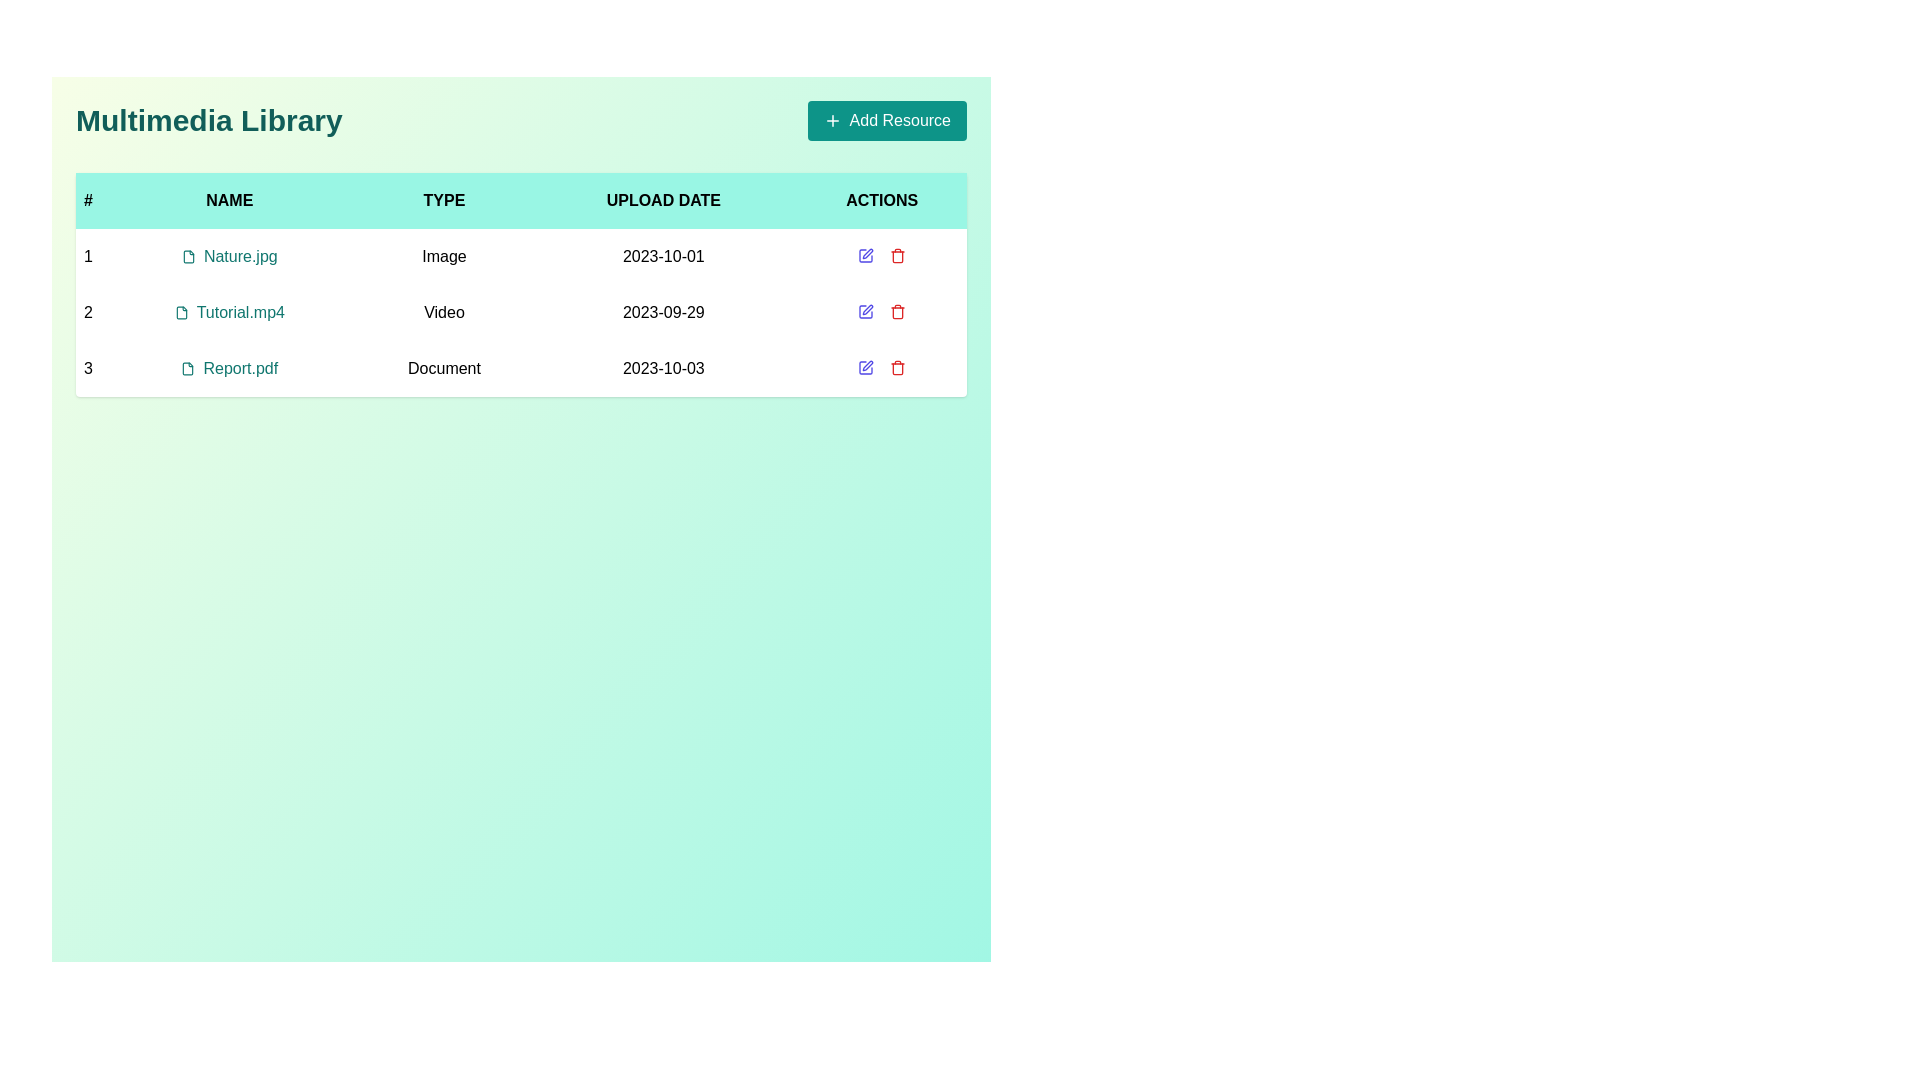 The width and height of the screenshot is (1920, 1080). What do you see at coordinates (443, 256) in the screenshot?
I see `the 'Image' label, which is located in the first row and third column of the media library layout, conveying information about the image type` at bounding box center [443, 256].